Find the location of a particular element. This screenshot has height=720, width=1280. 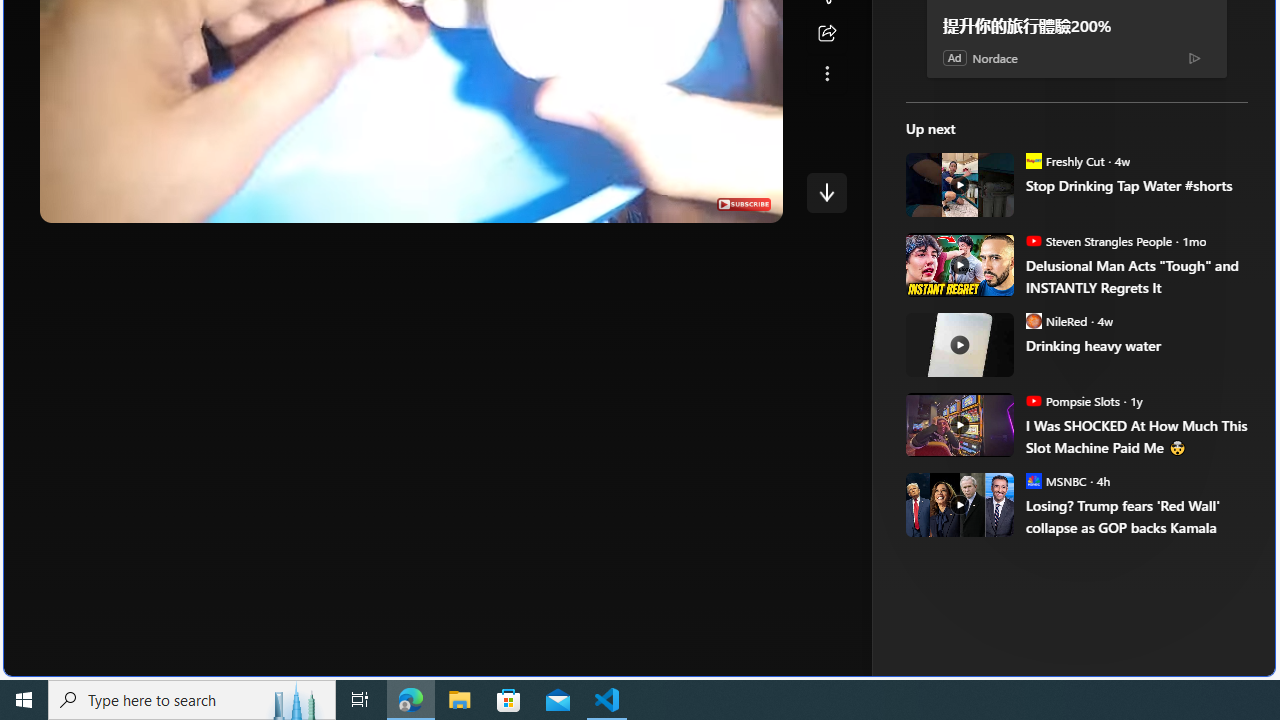

'Freshly Cut' is located at coordinates (1033, 159).